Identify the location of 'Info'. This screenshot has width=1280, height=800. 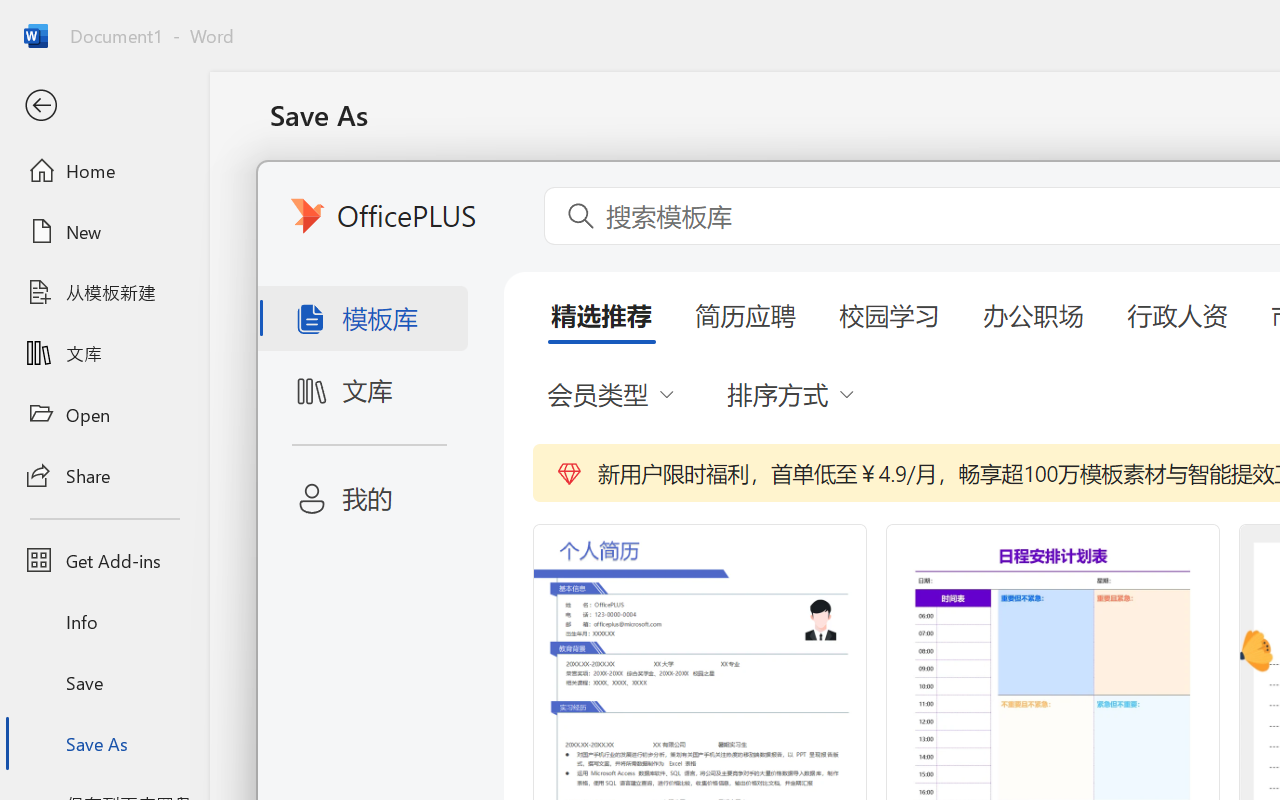
(103, 621).